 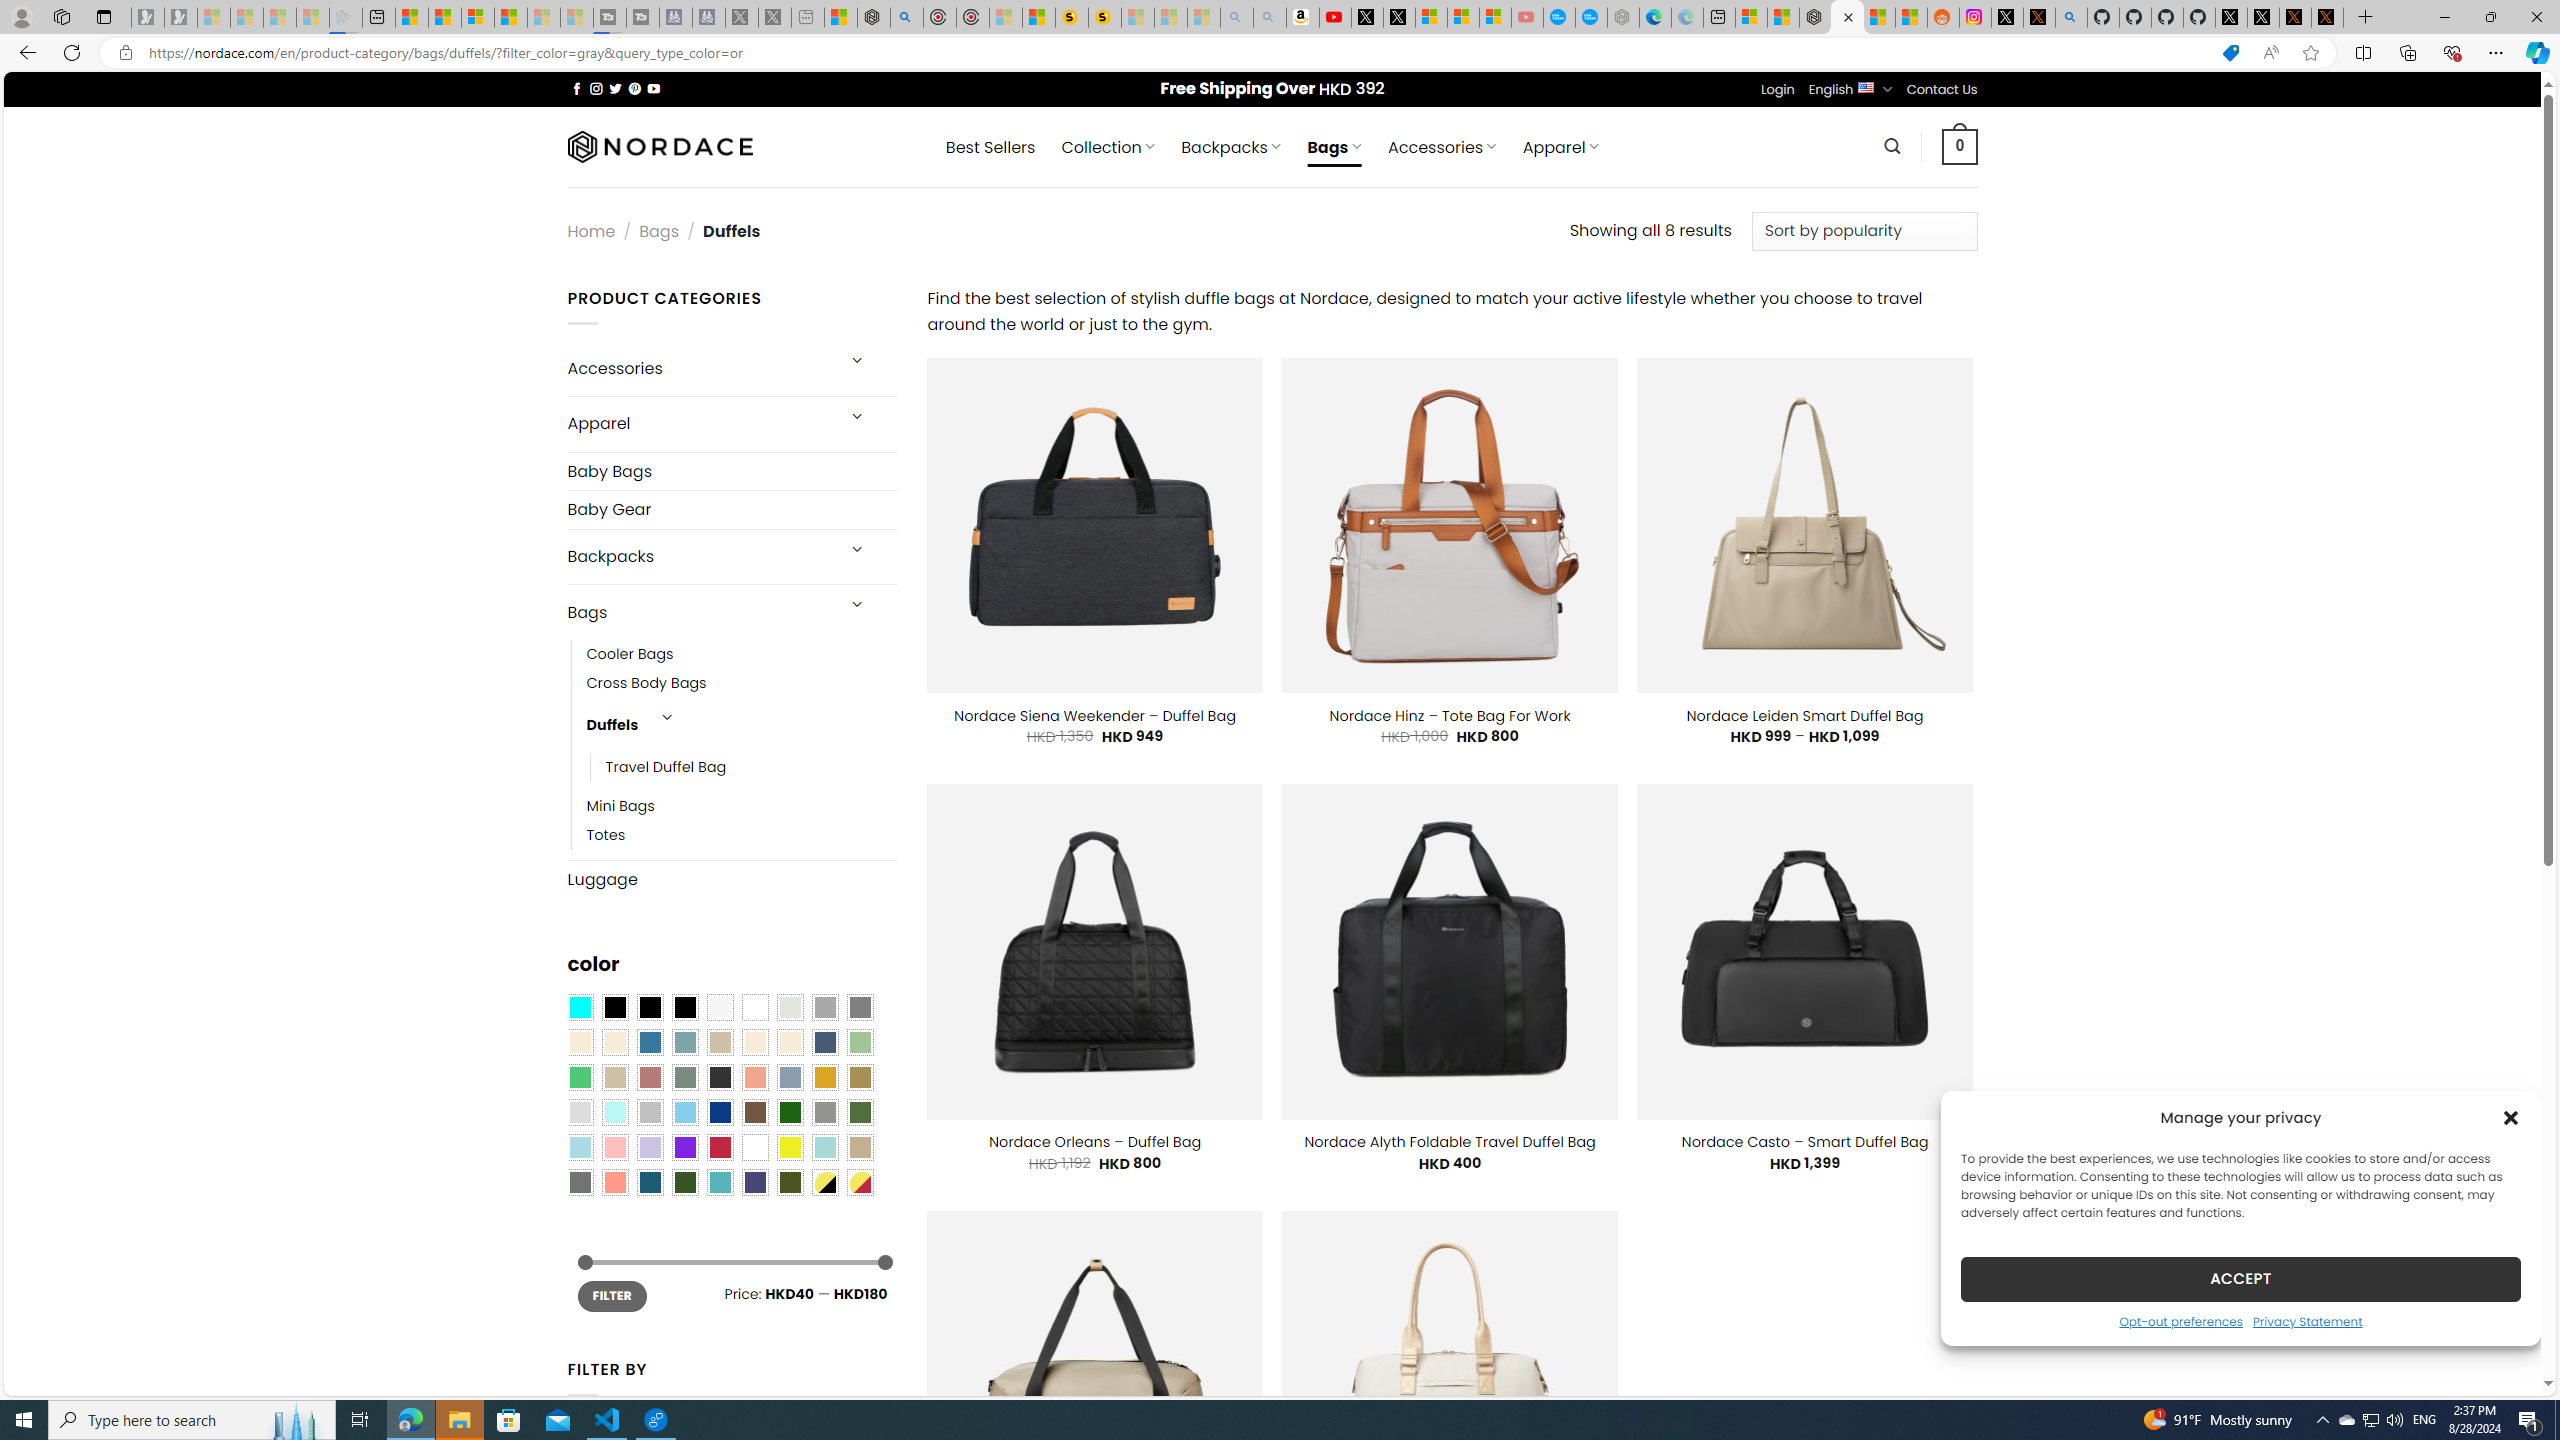 What do you see at coordinates (1960, 145) in the screenshot?
I see `'  0  '` at bounding box center [1960, 145].